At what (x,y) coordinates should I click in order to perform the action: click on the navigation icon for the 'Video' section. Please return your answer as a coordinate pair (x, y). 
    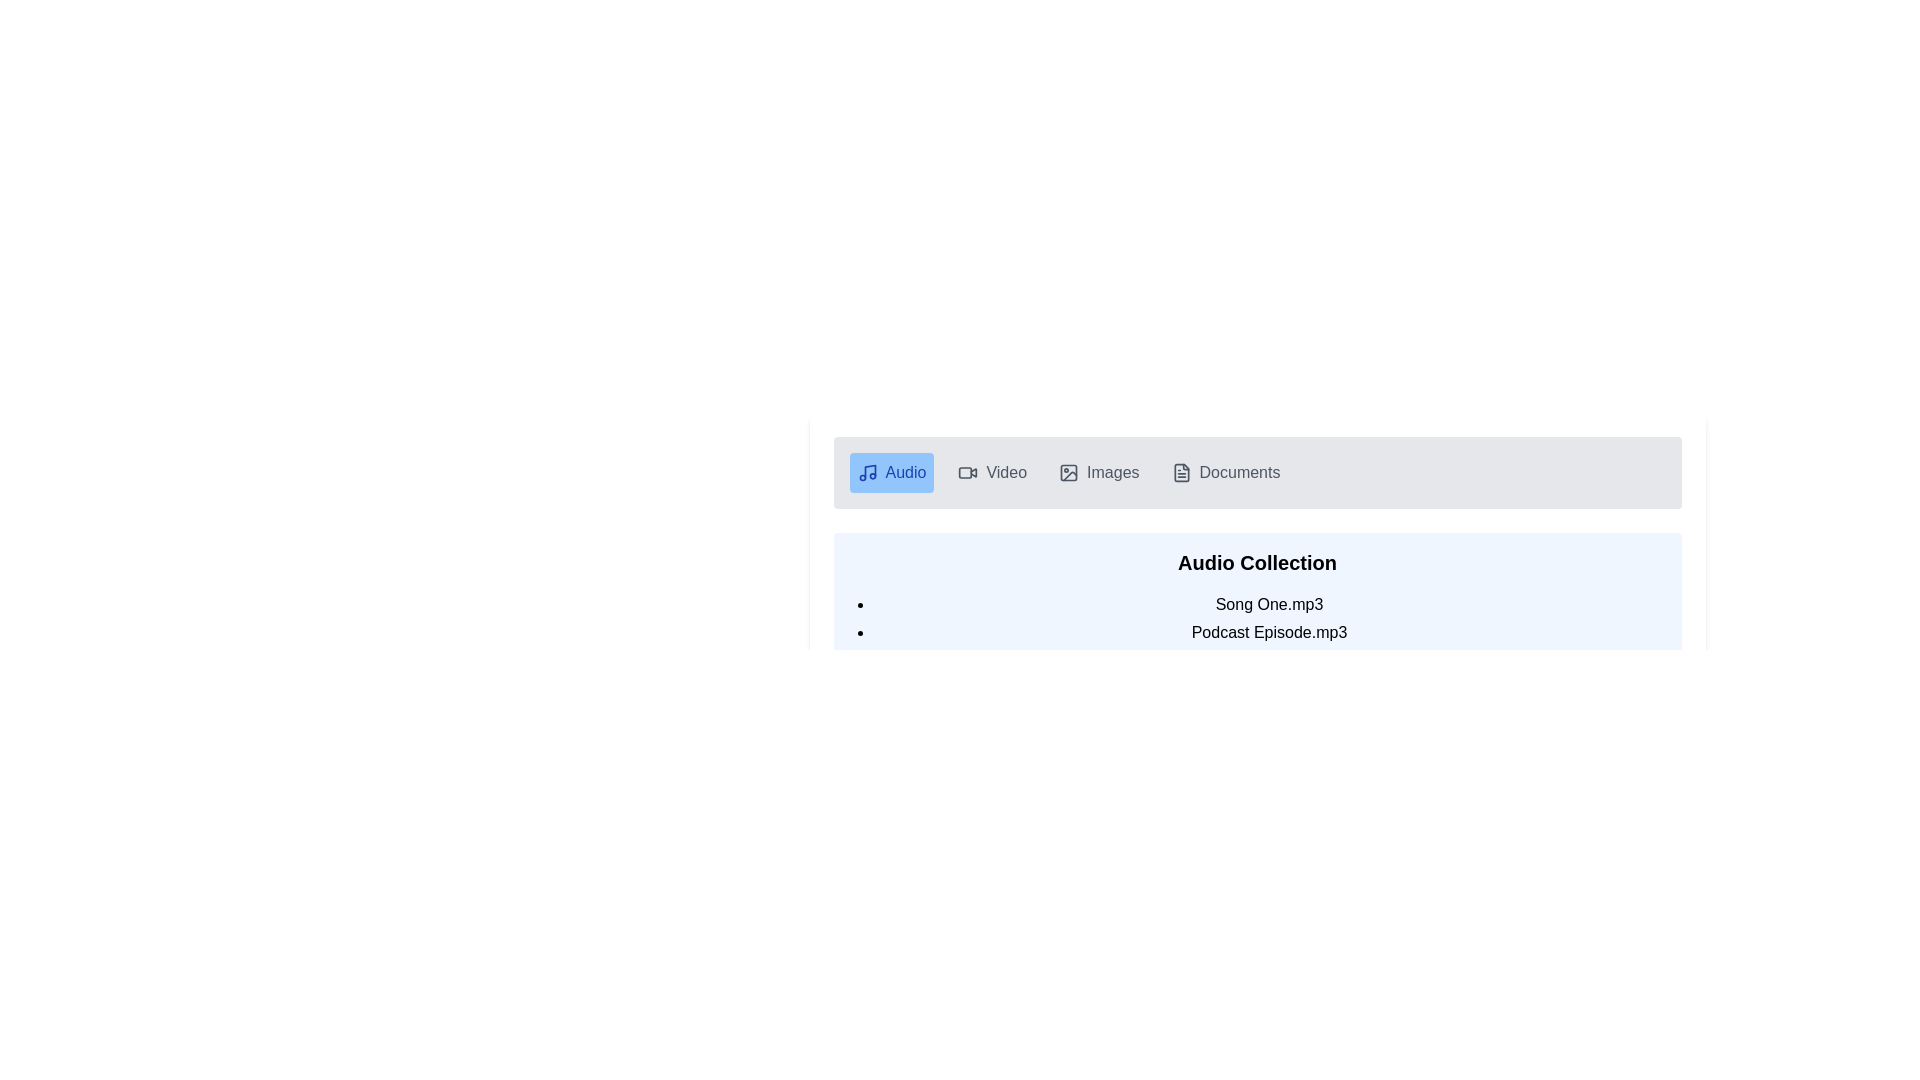
    Looking at the image, I should click on (968, 473).